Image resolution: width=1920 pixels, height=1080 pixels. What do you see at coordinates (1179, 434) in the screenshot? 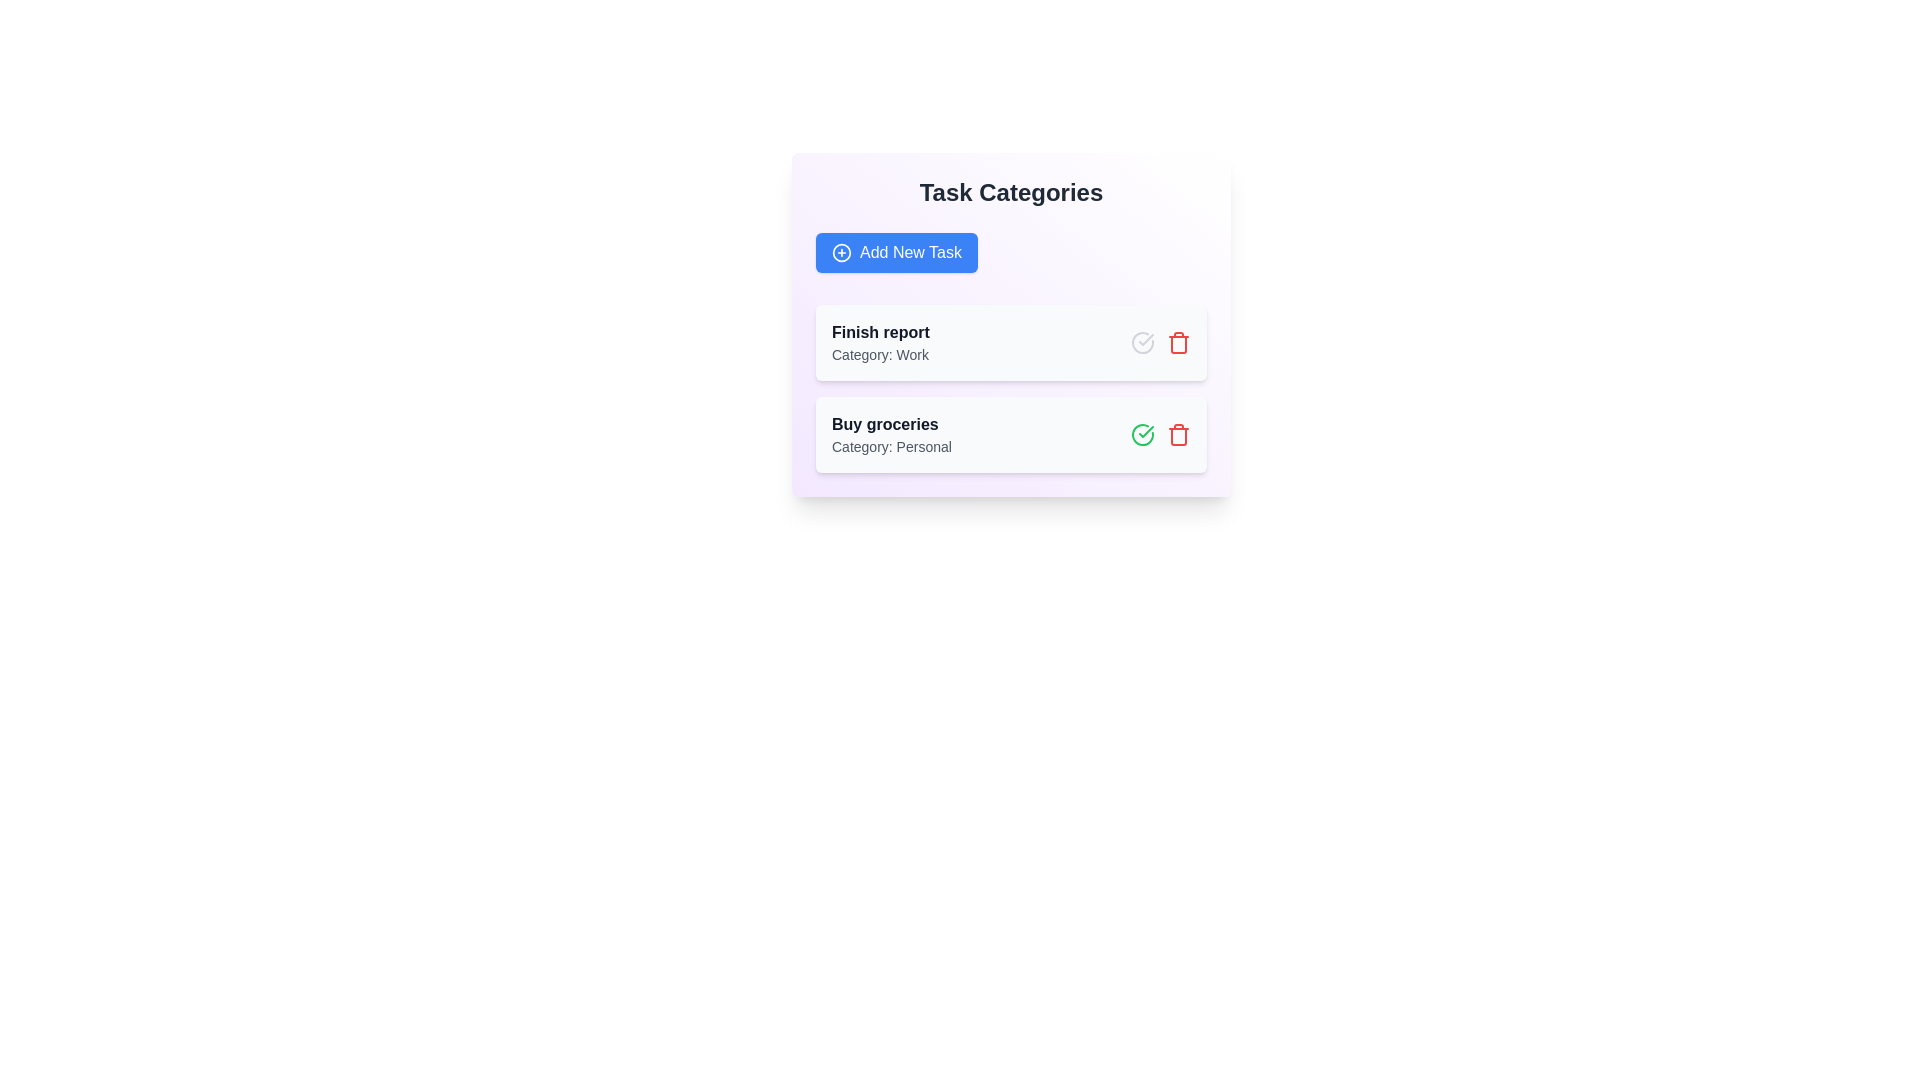
I see `the trash icon corresponding to the task 'Buy groceries' to delete it` at bounding box center [1179, 434].